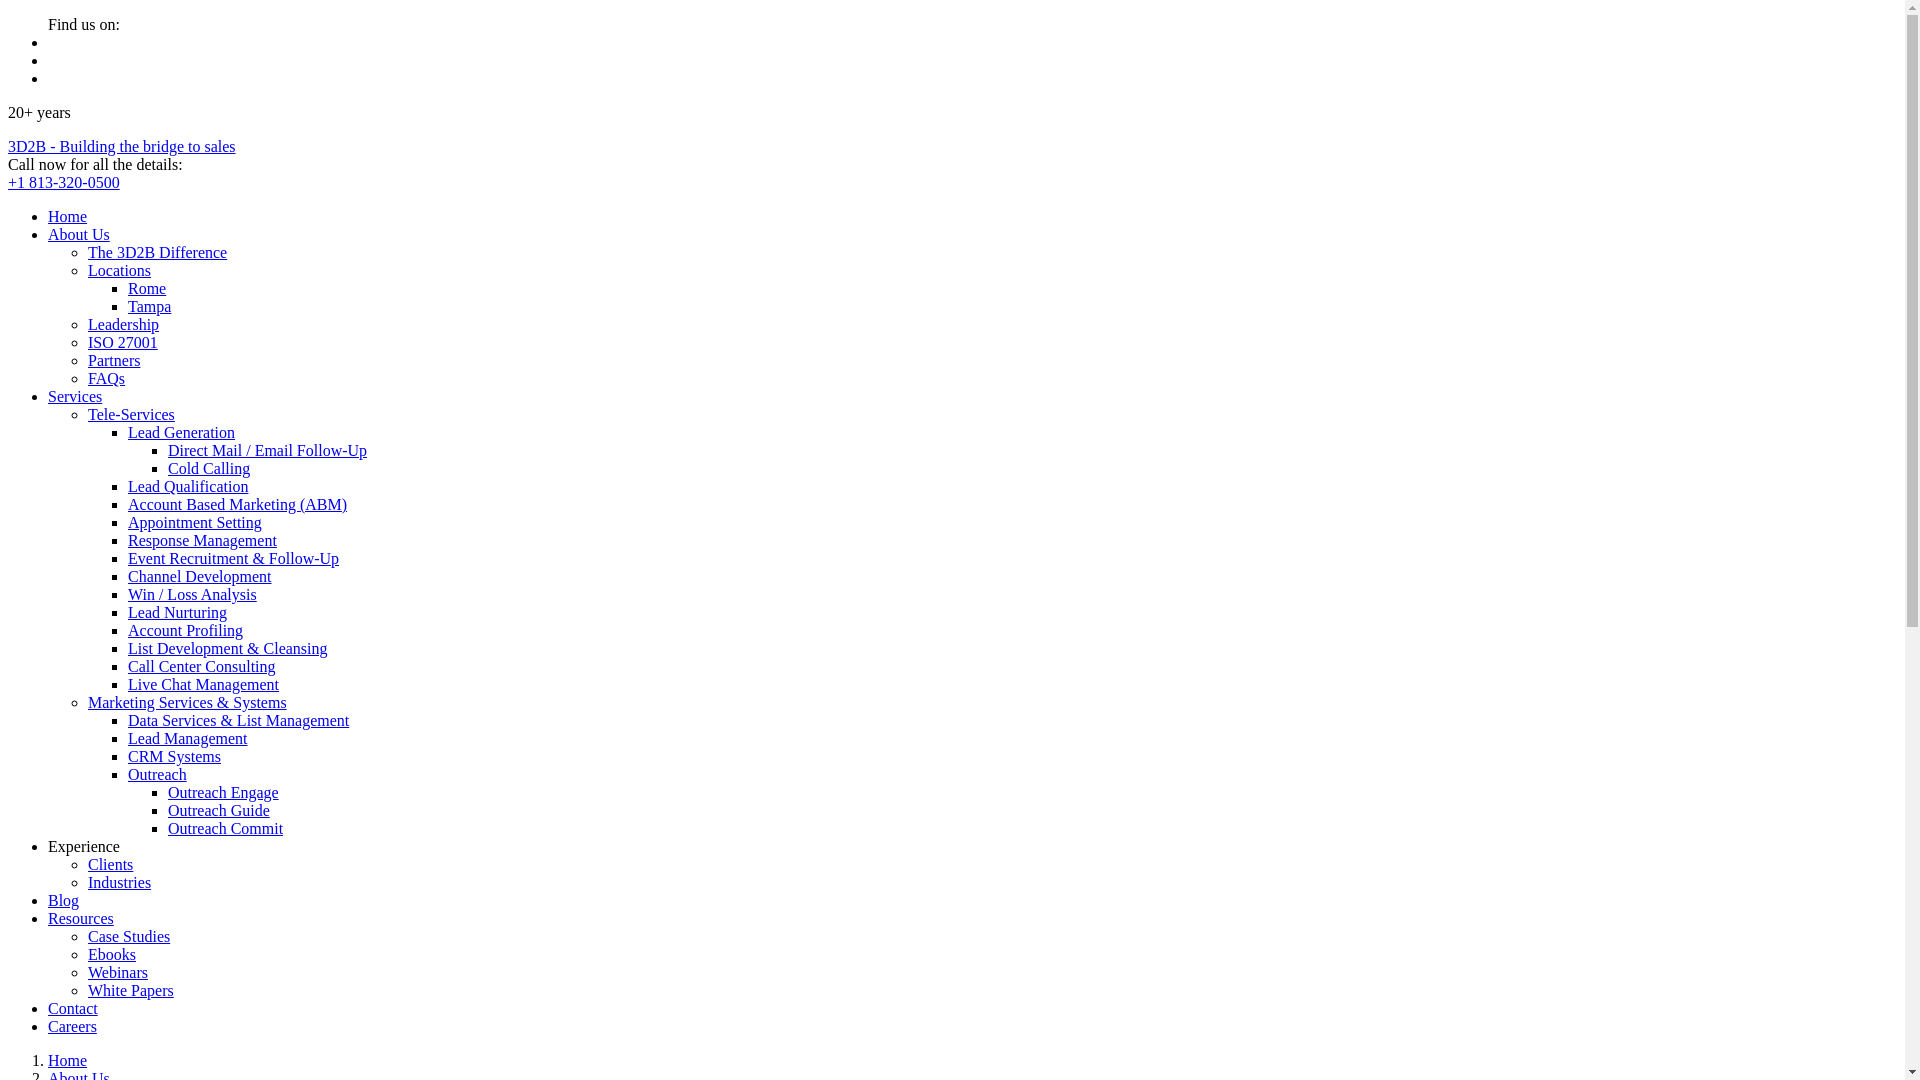  I want to click on 'Locations', so click(118, 270).